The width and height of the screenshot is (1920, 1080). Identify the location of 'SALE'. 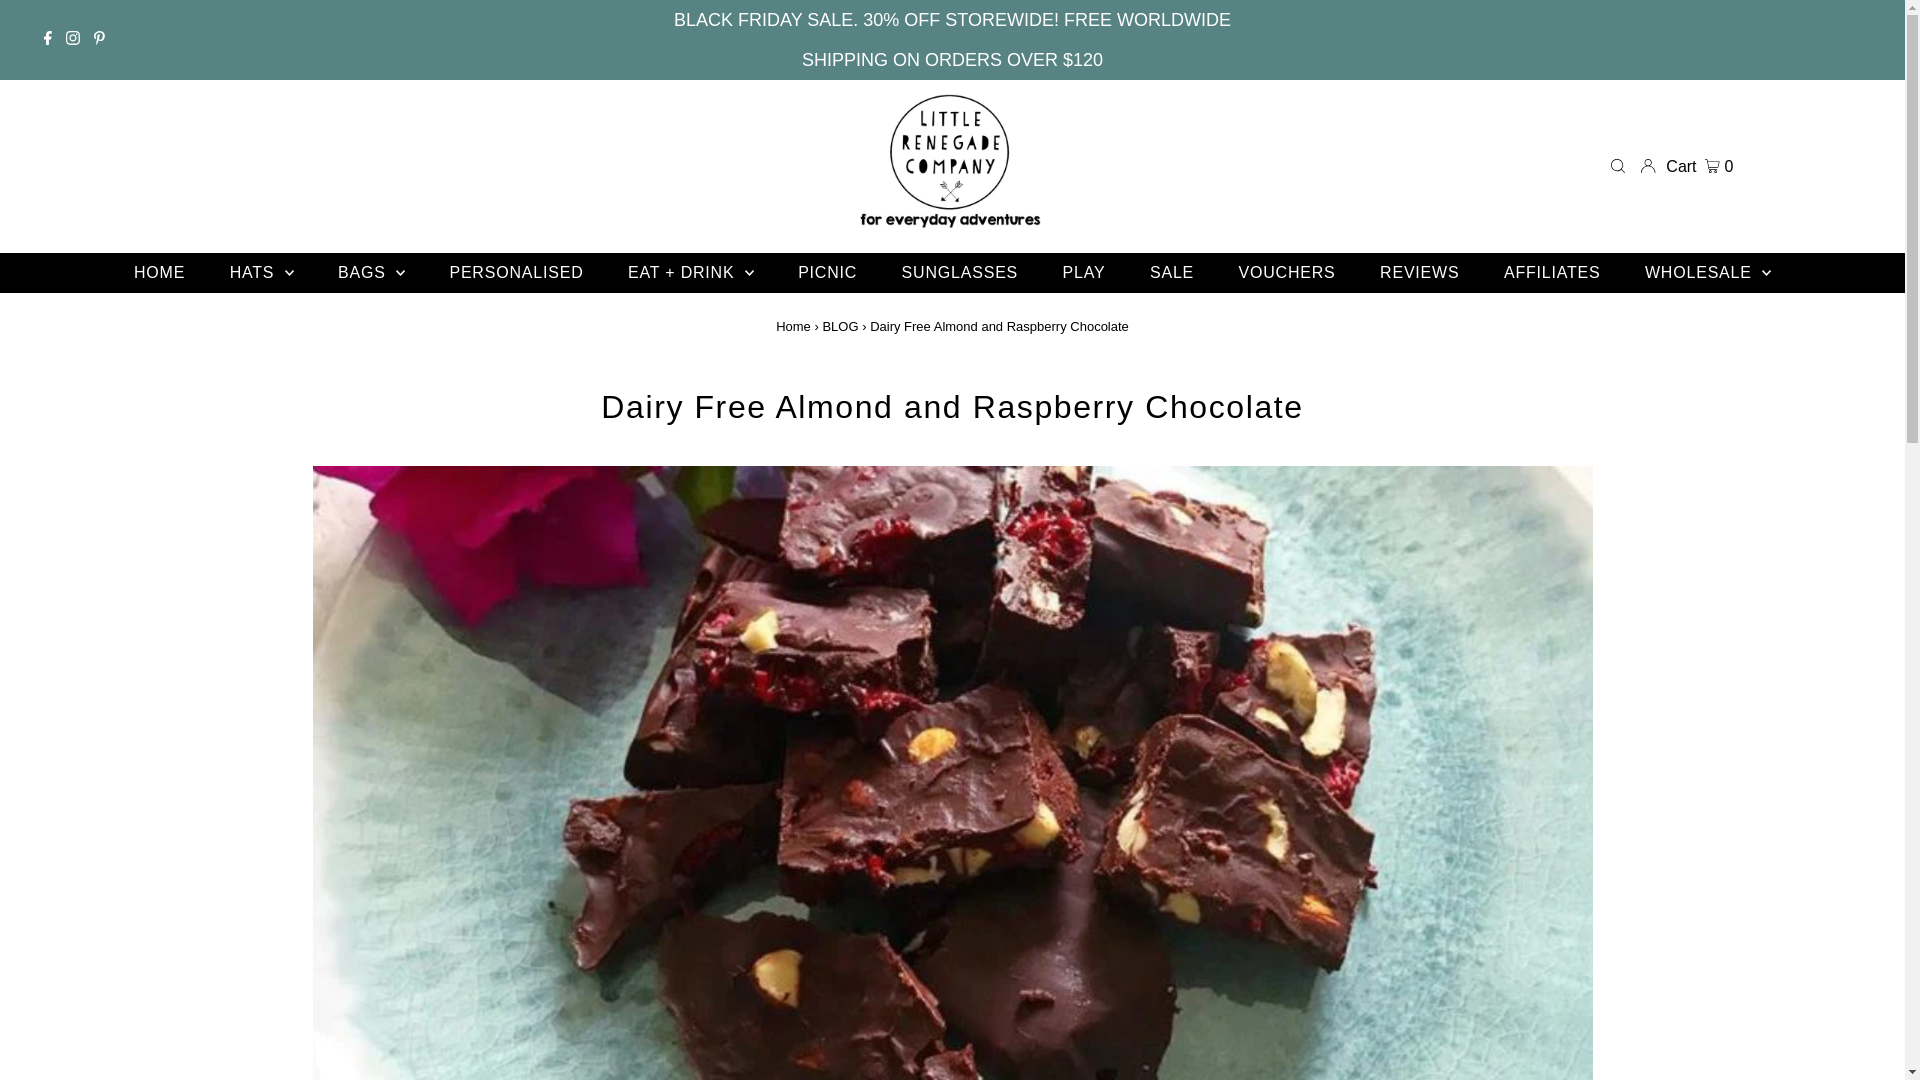
(1171, 273).